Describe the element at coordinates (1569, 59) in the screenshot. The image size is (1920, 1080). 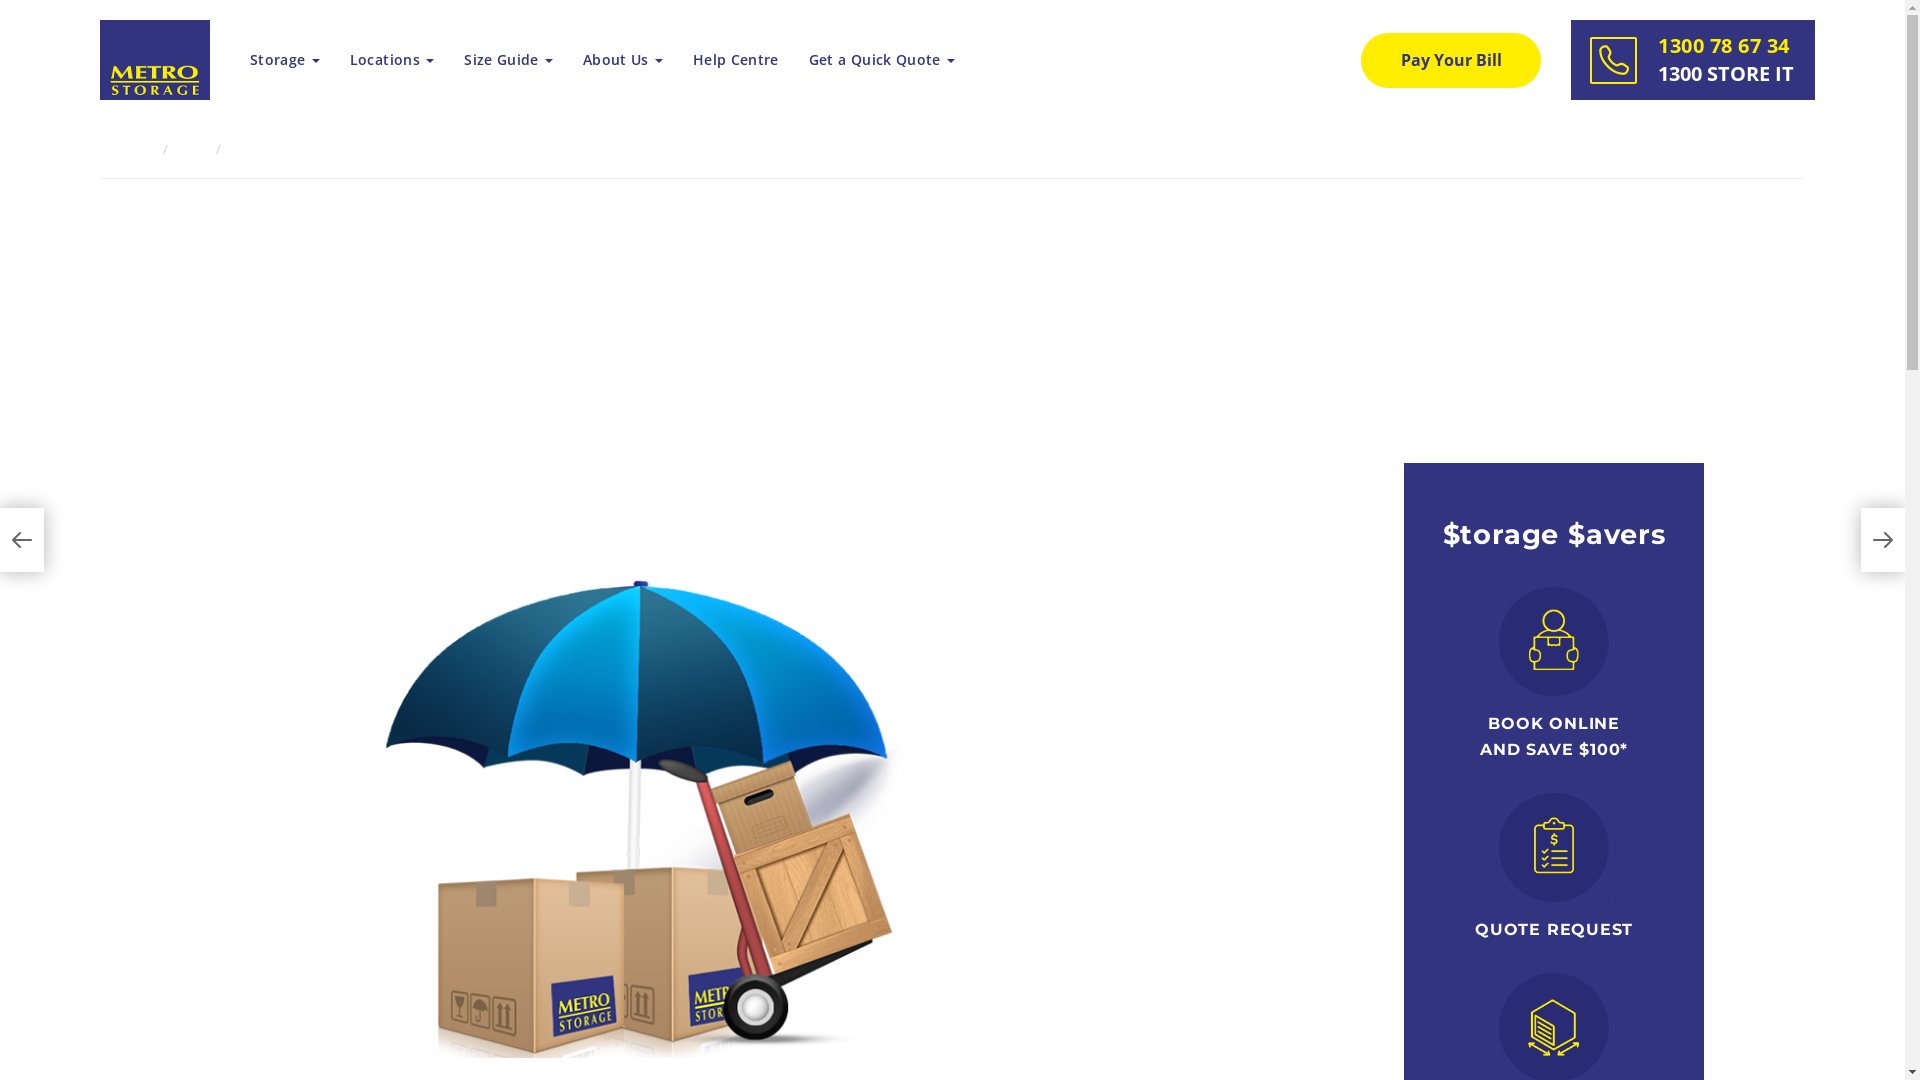
I see `'1300 78 67 34` at that location.